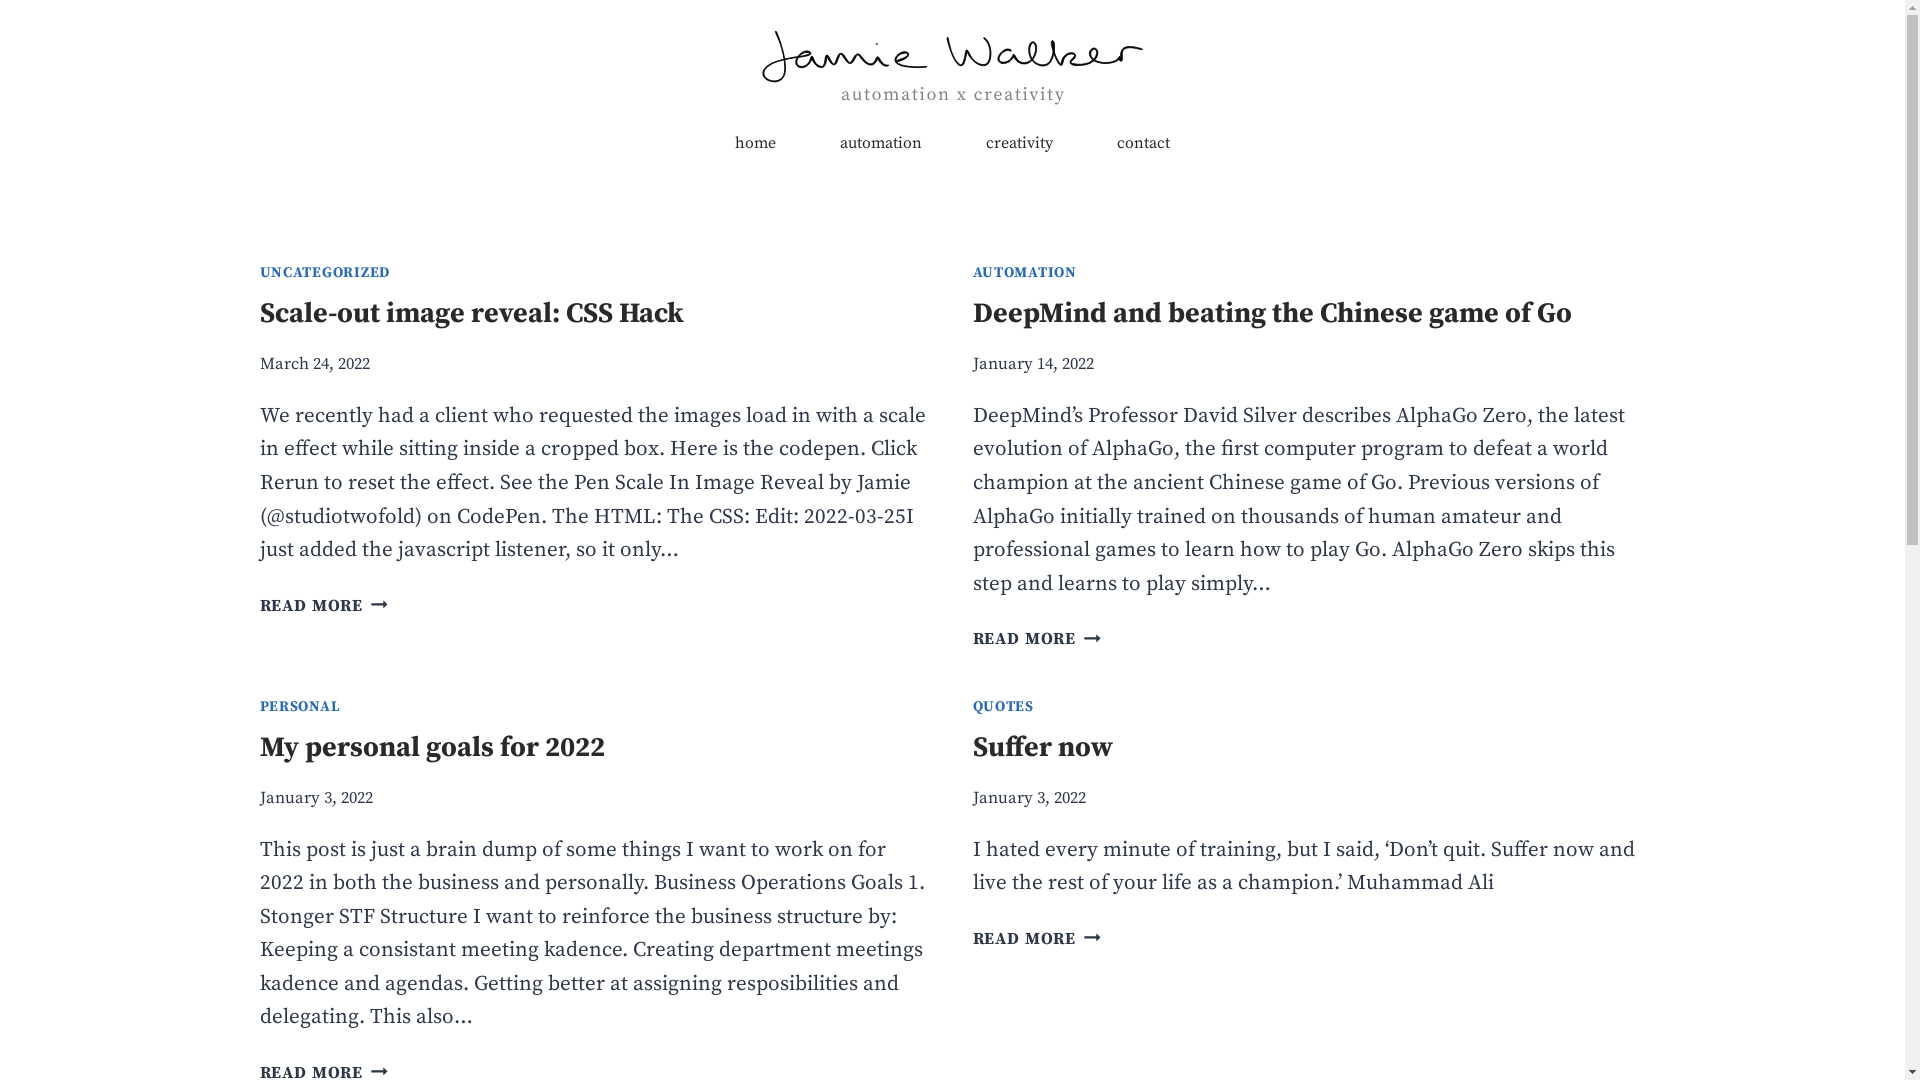 Image resolution: width=1920 pixels, height=1080 pixels. What do you see at coordinates (324, 605) in the screenshot?
I see `'READ MORE` at bounding box center [324, 605].